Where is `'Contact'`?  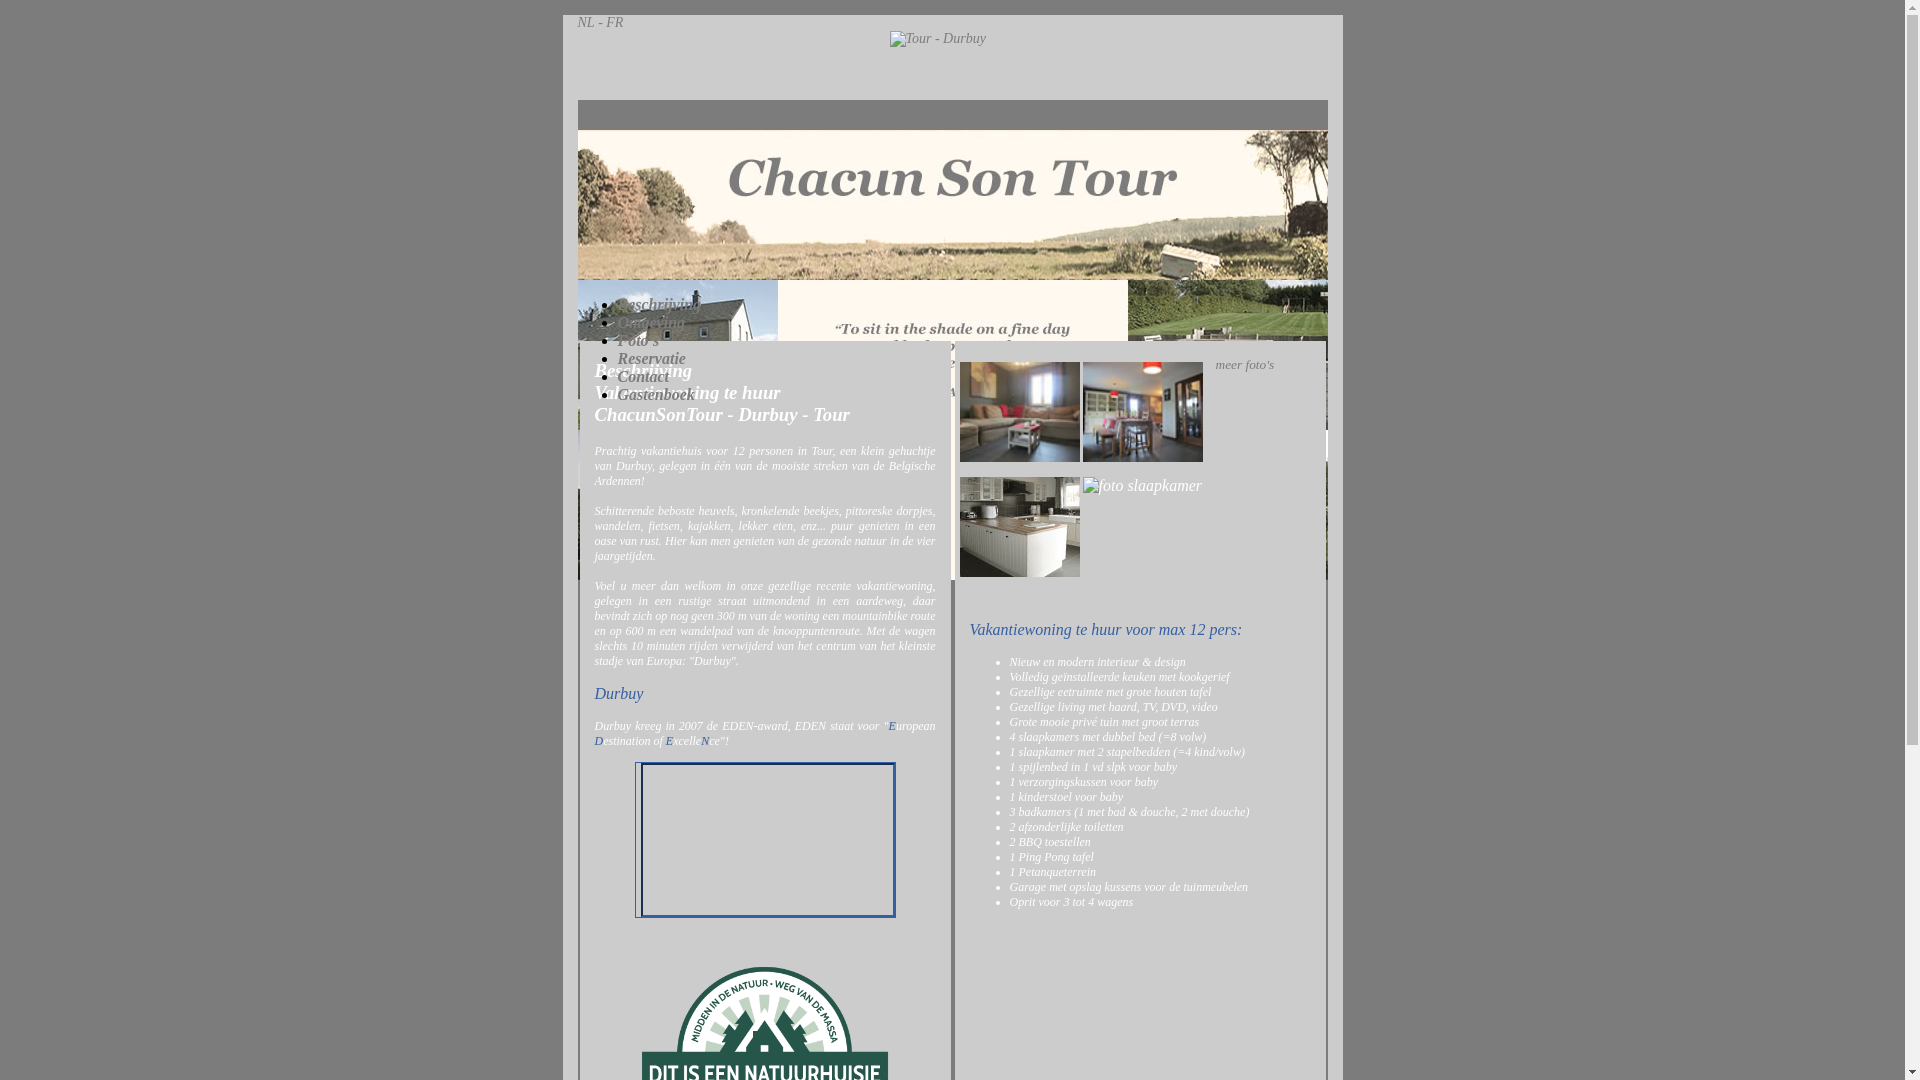 'Contact' is located at coordinates (643, 376).